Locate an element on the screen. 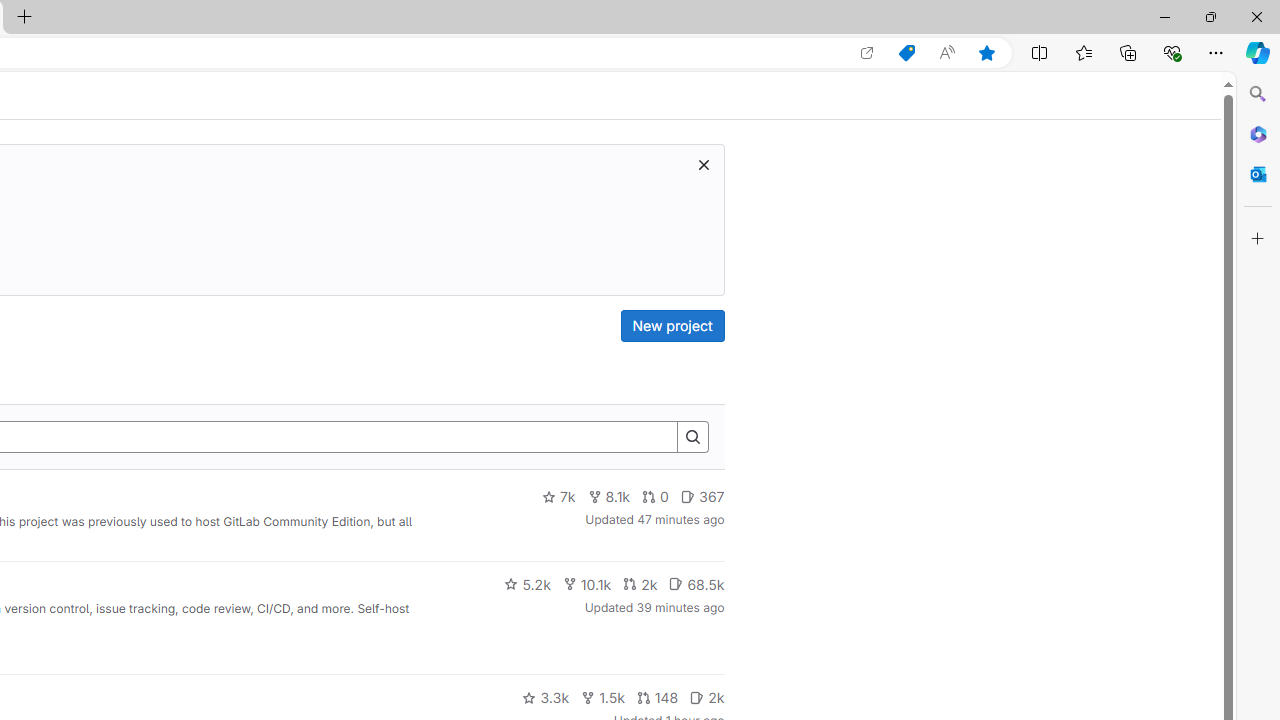 This screenshot has width=1280, height=720. '7k' is located at coordinates (558, 496).